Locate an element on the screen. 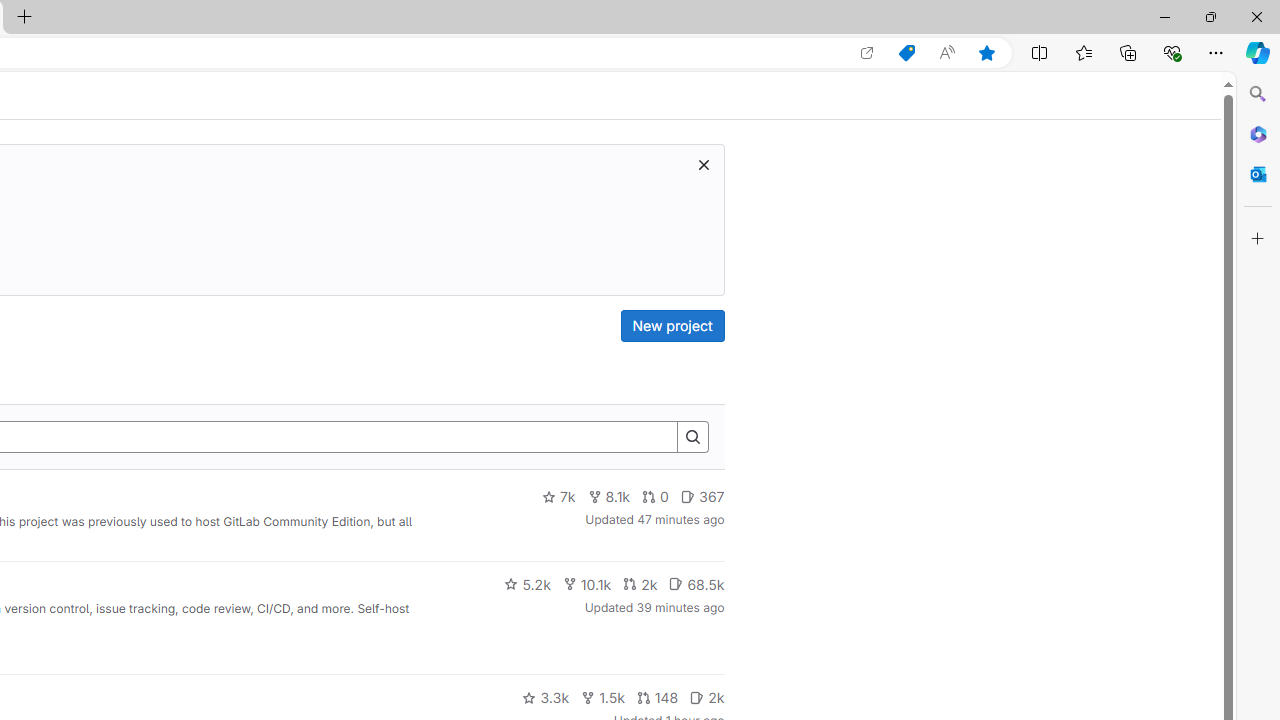 This screenshot has width=1280, height=720. '7k' is located at coordinates (558, 496).